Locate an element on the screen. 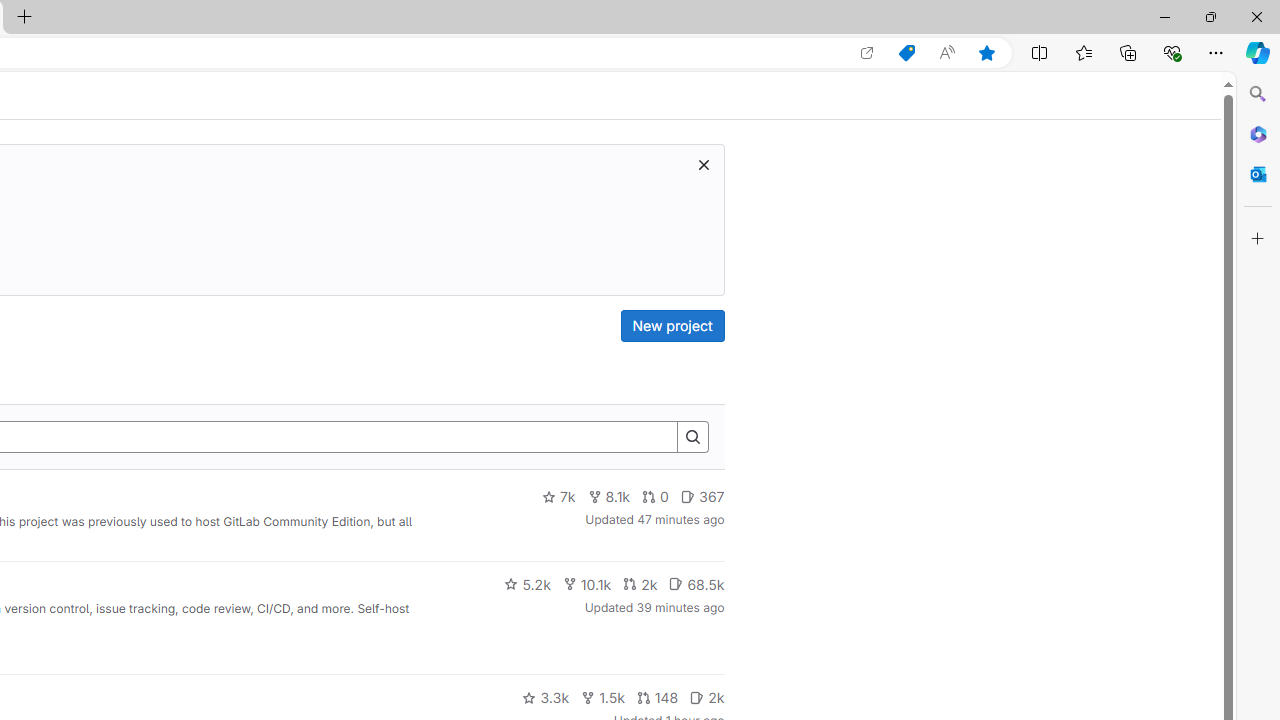 This screenshot has width=1280, height=720. '7k' is located at coordinates (558, 496).